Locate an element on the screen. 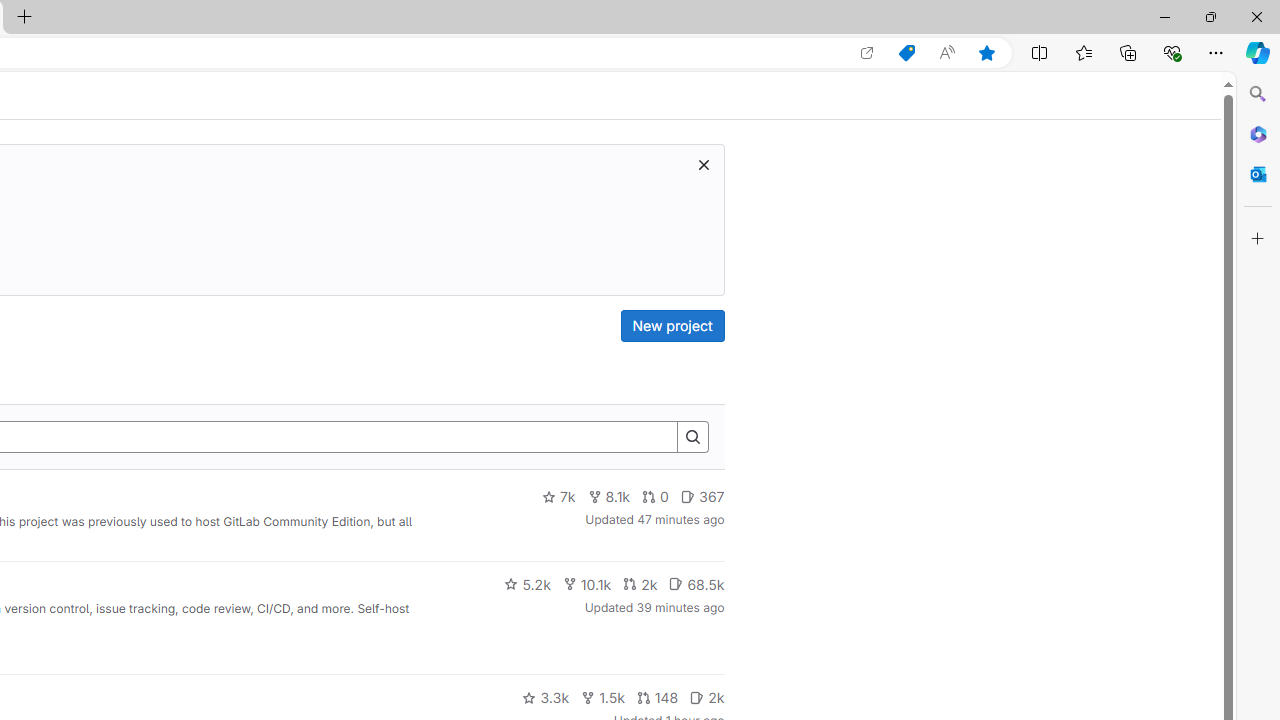 This screenshot has width=1280, height=720. '7k' is located at coordinates (558, 496).